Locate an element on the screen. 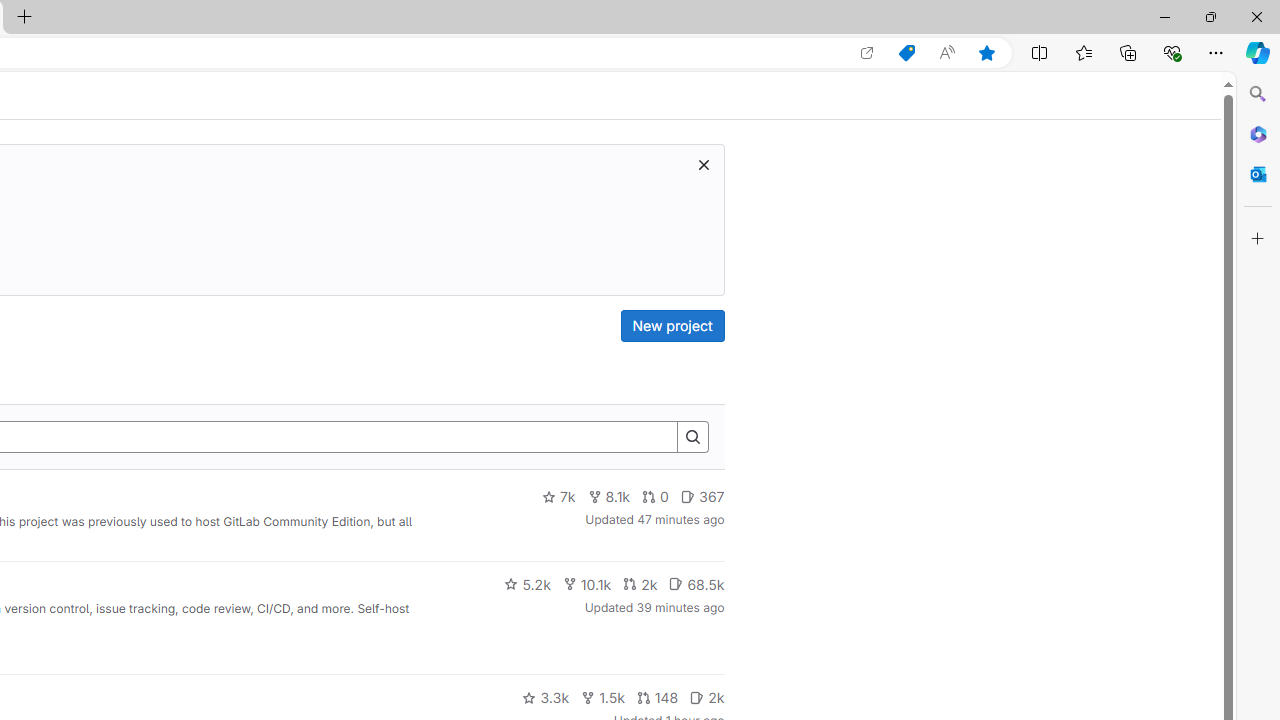 This screenshot has width=1280, height=720. '7k' is located at coordinates (558, 496).